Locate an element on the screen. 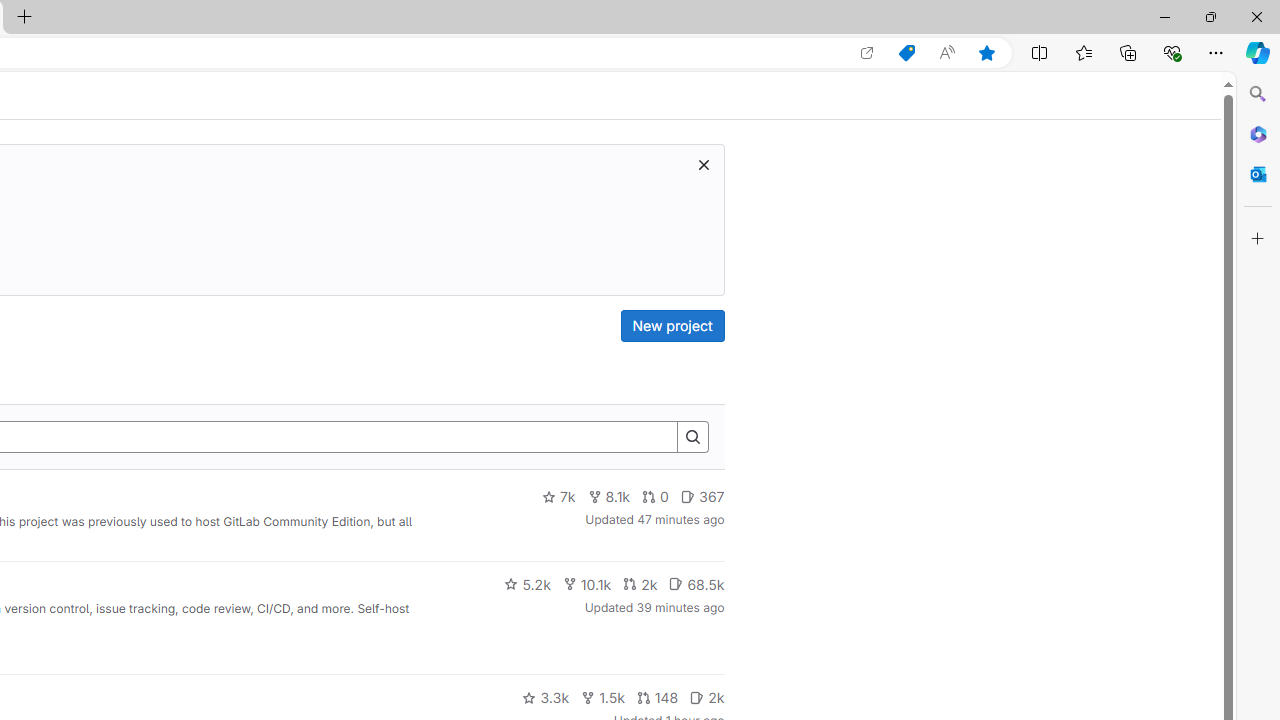 This screenshot has width=1280, height=720. '7k' is located at coordinates (558, 496).